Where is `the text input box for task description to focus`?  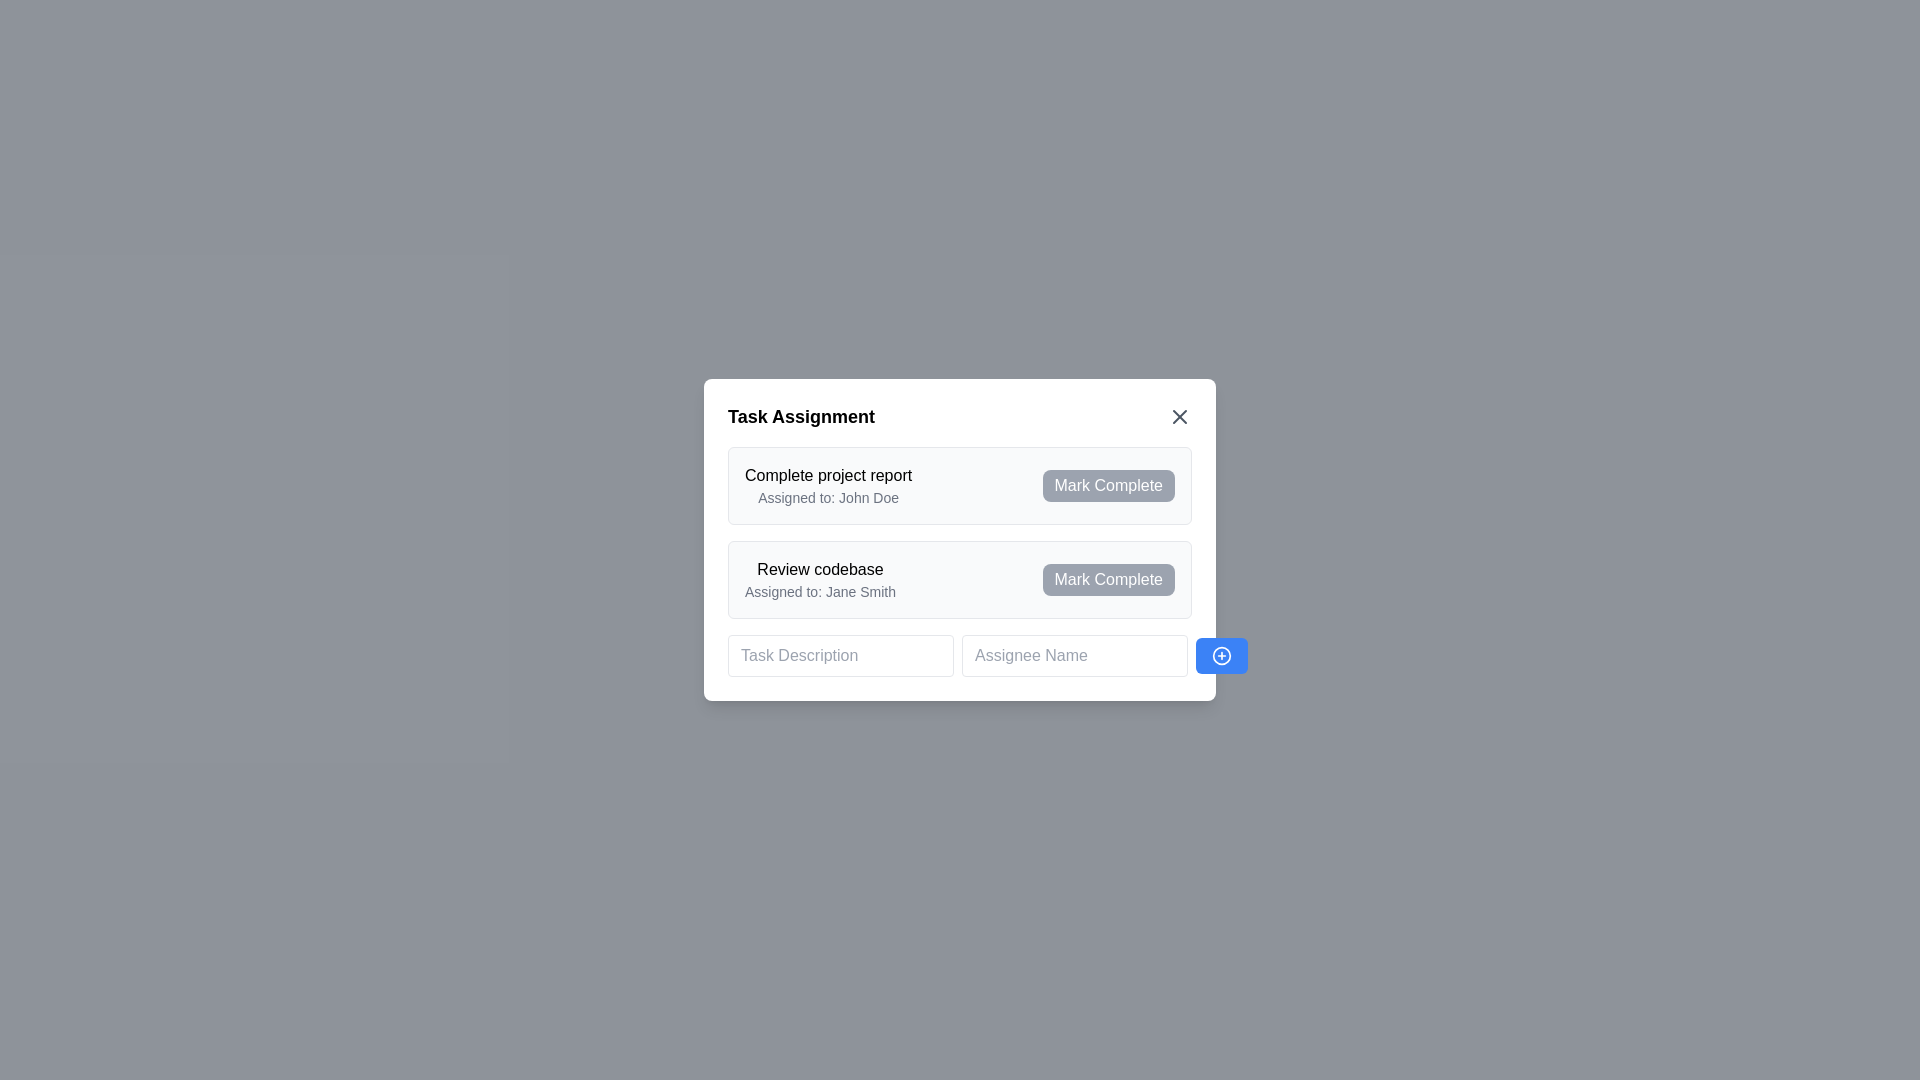 the text input box for task description to focus is located at coordinates (840, 655).